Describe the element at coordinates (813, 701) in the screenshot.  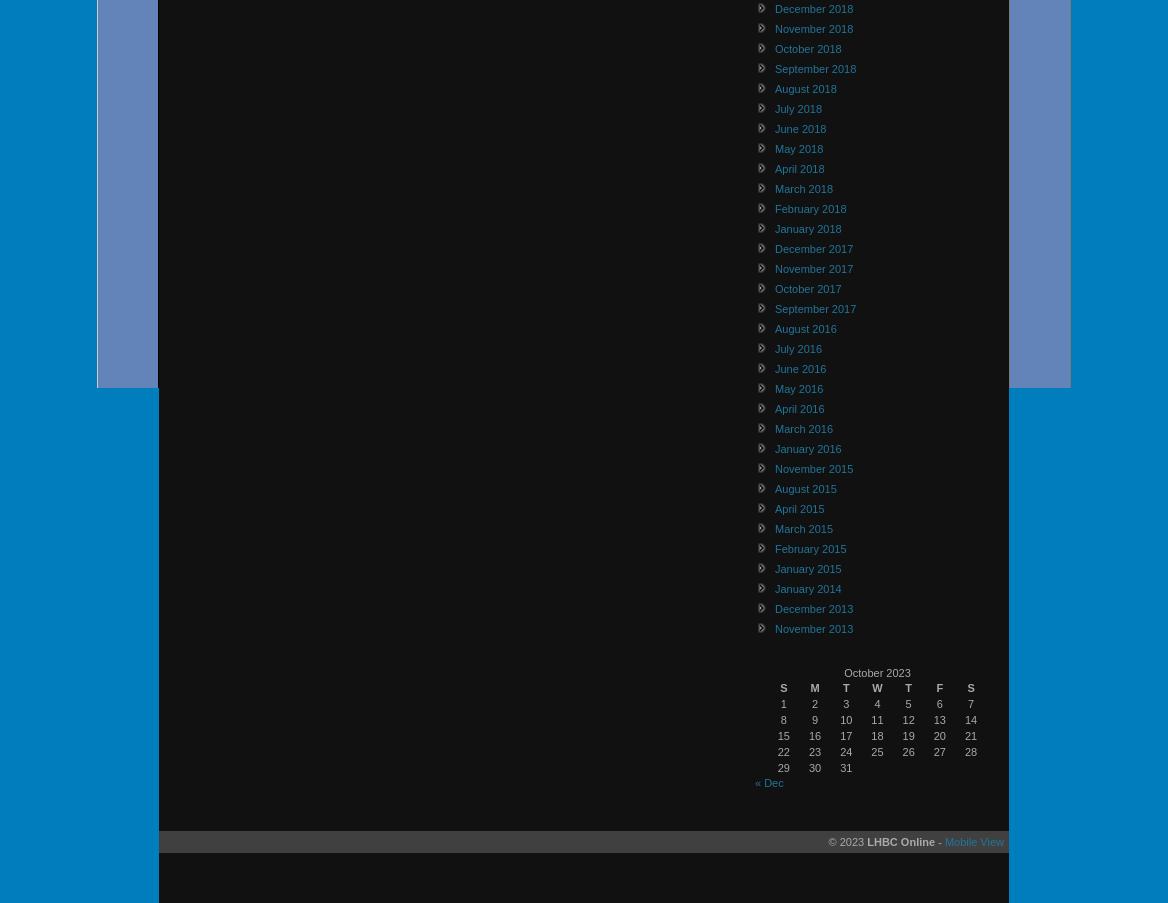
I see `'2'` at that location.